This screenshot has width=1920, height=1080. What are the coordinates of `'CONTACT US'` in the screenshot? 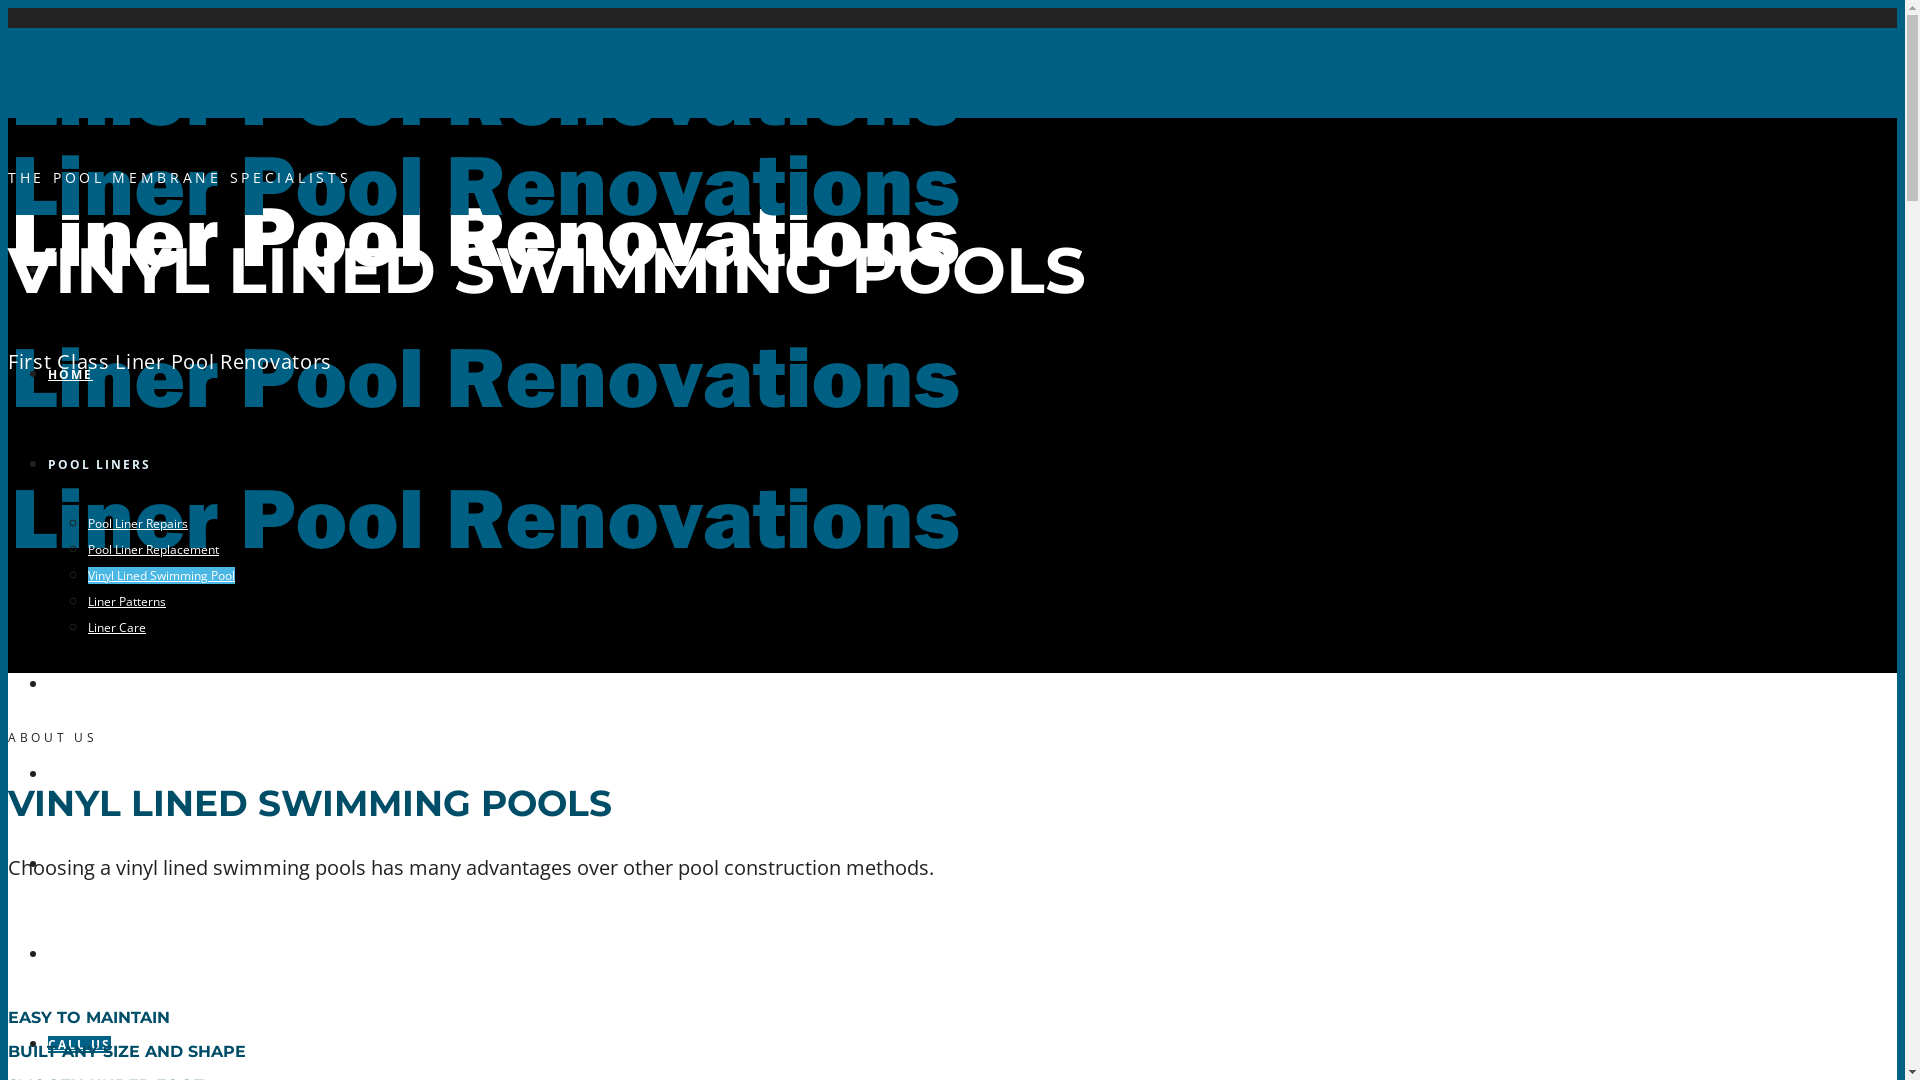 It's located at (95, 953).